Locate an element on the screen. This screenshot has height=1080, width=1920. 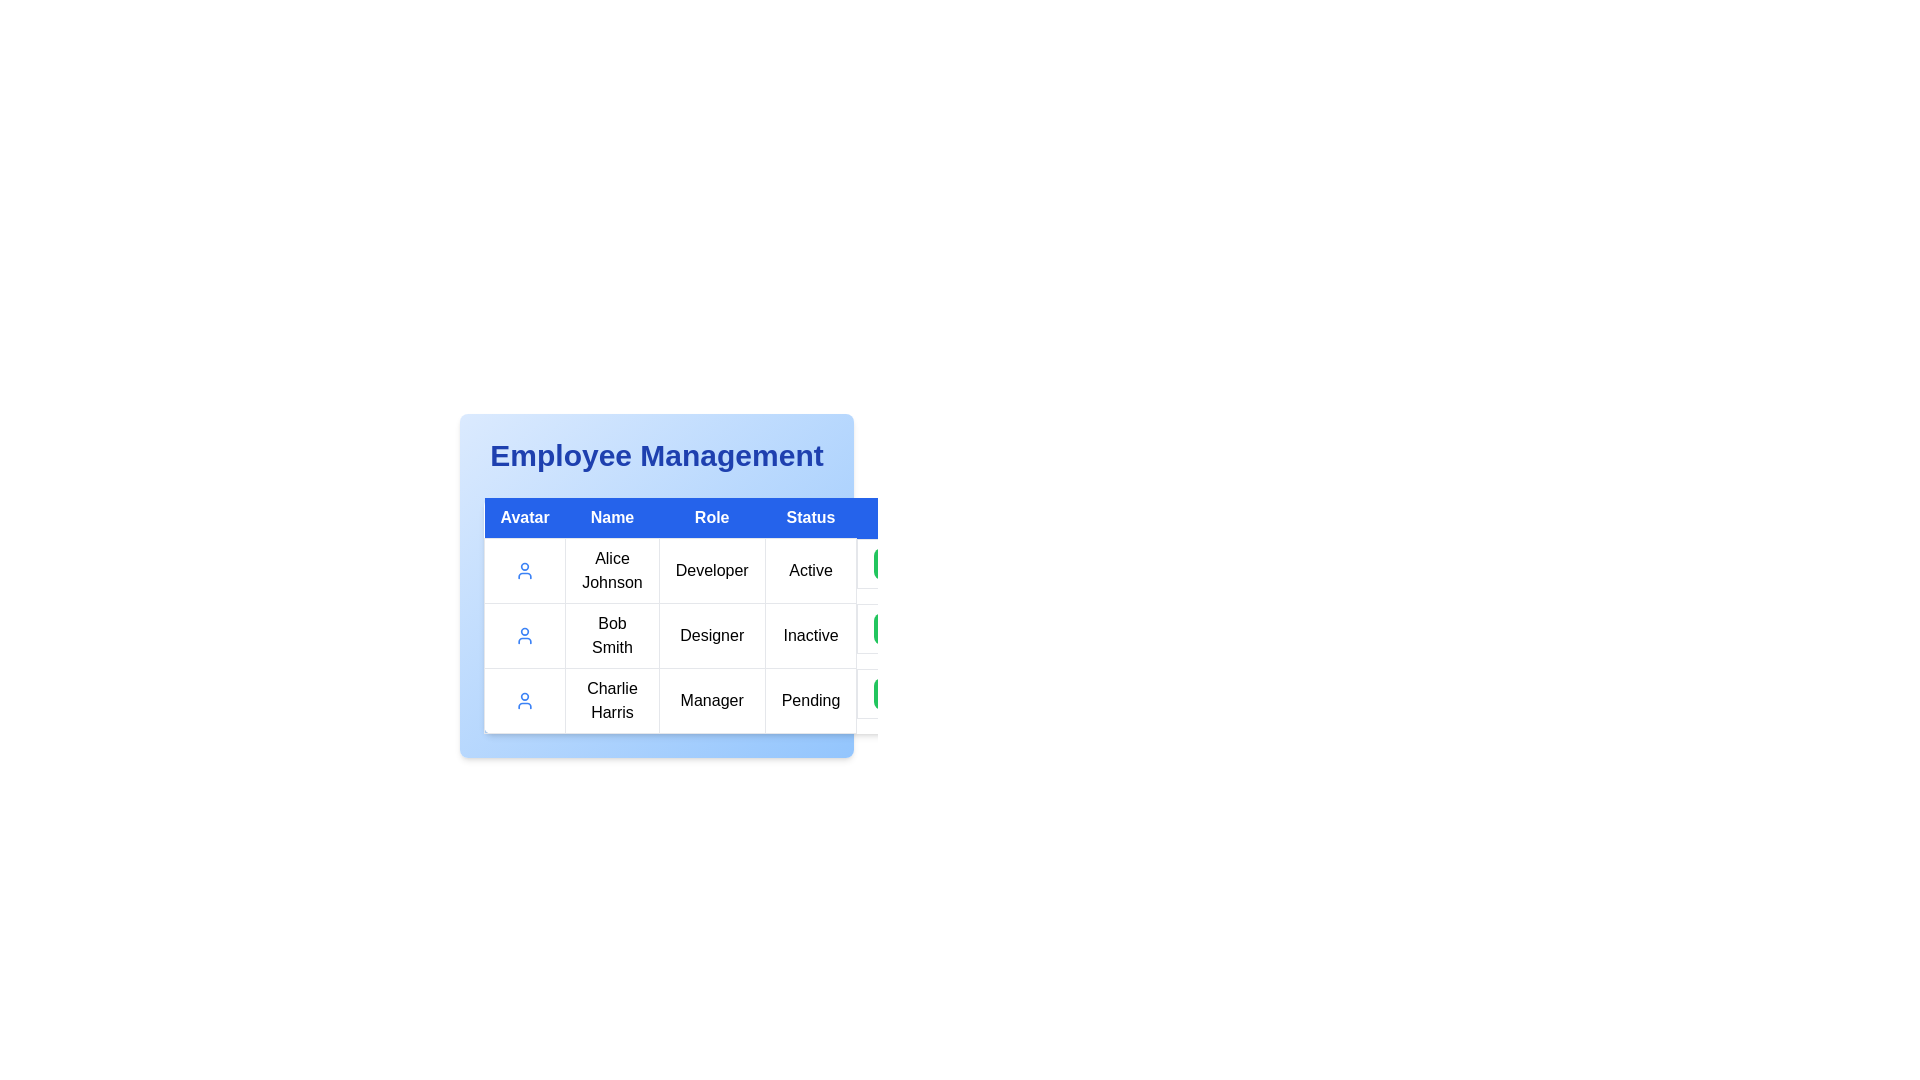
the 'Active' text label in the 'Status' column for 'Alice Johnson', a Developer, which is the fourth cell in the row is located at coordinates (811, 570).